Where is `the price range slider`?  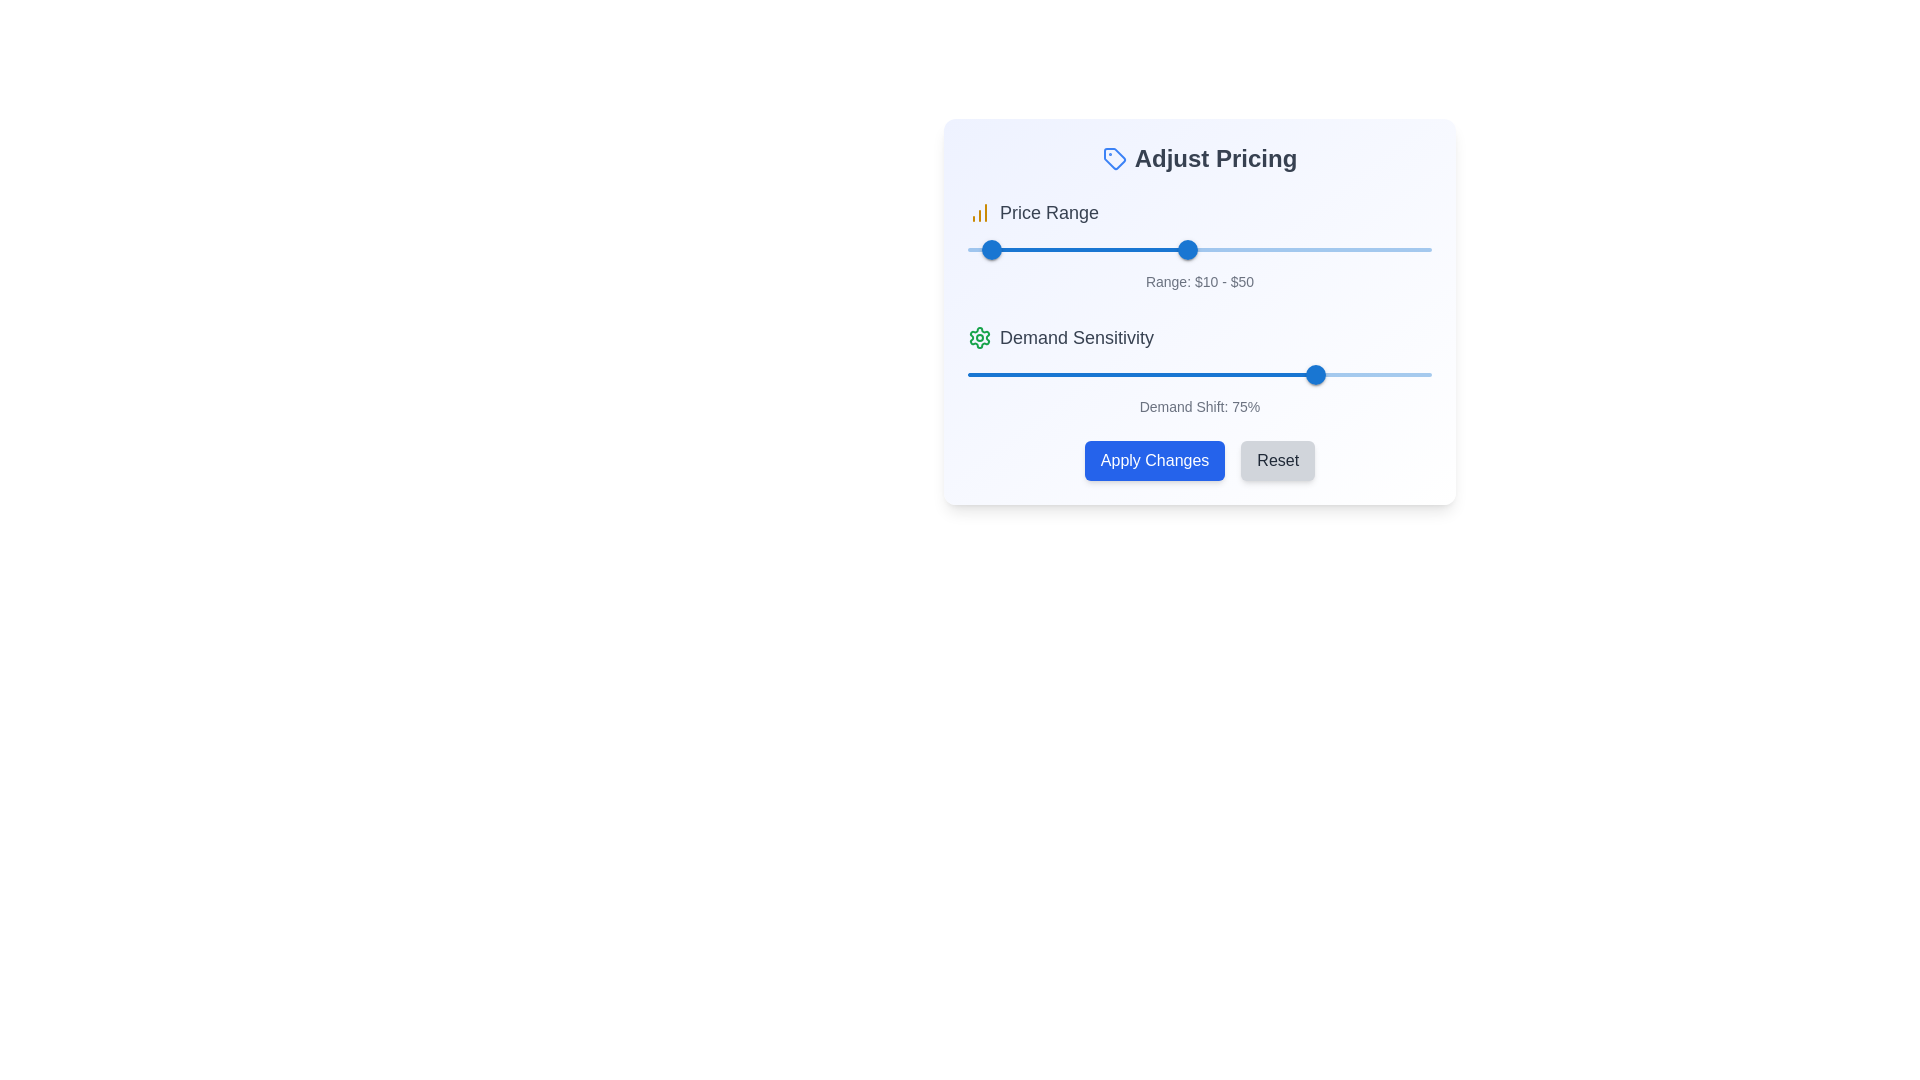 the price range slider is located at coordinates (1190, 249).